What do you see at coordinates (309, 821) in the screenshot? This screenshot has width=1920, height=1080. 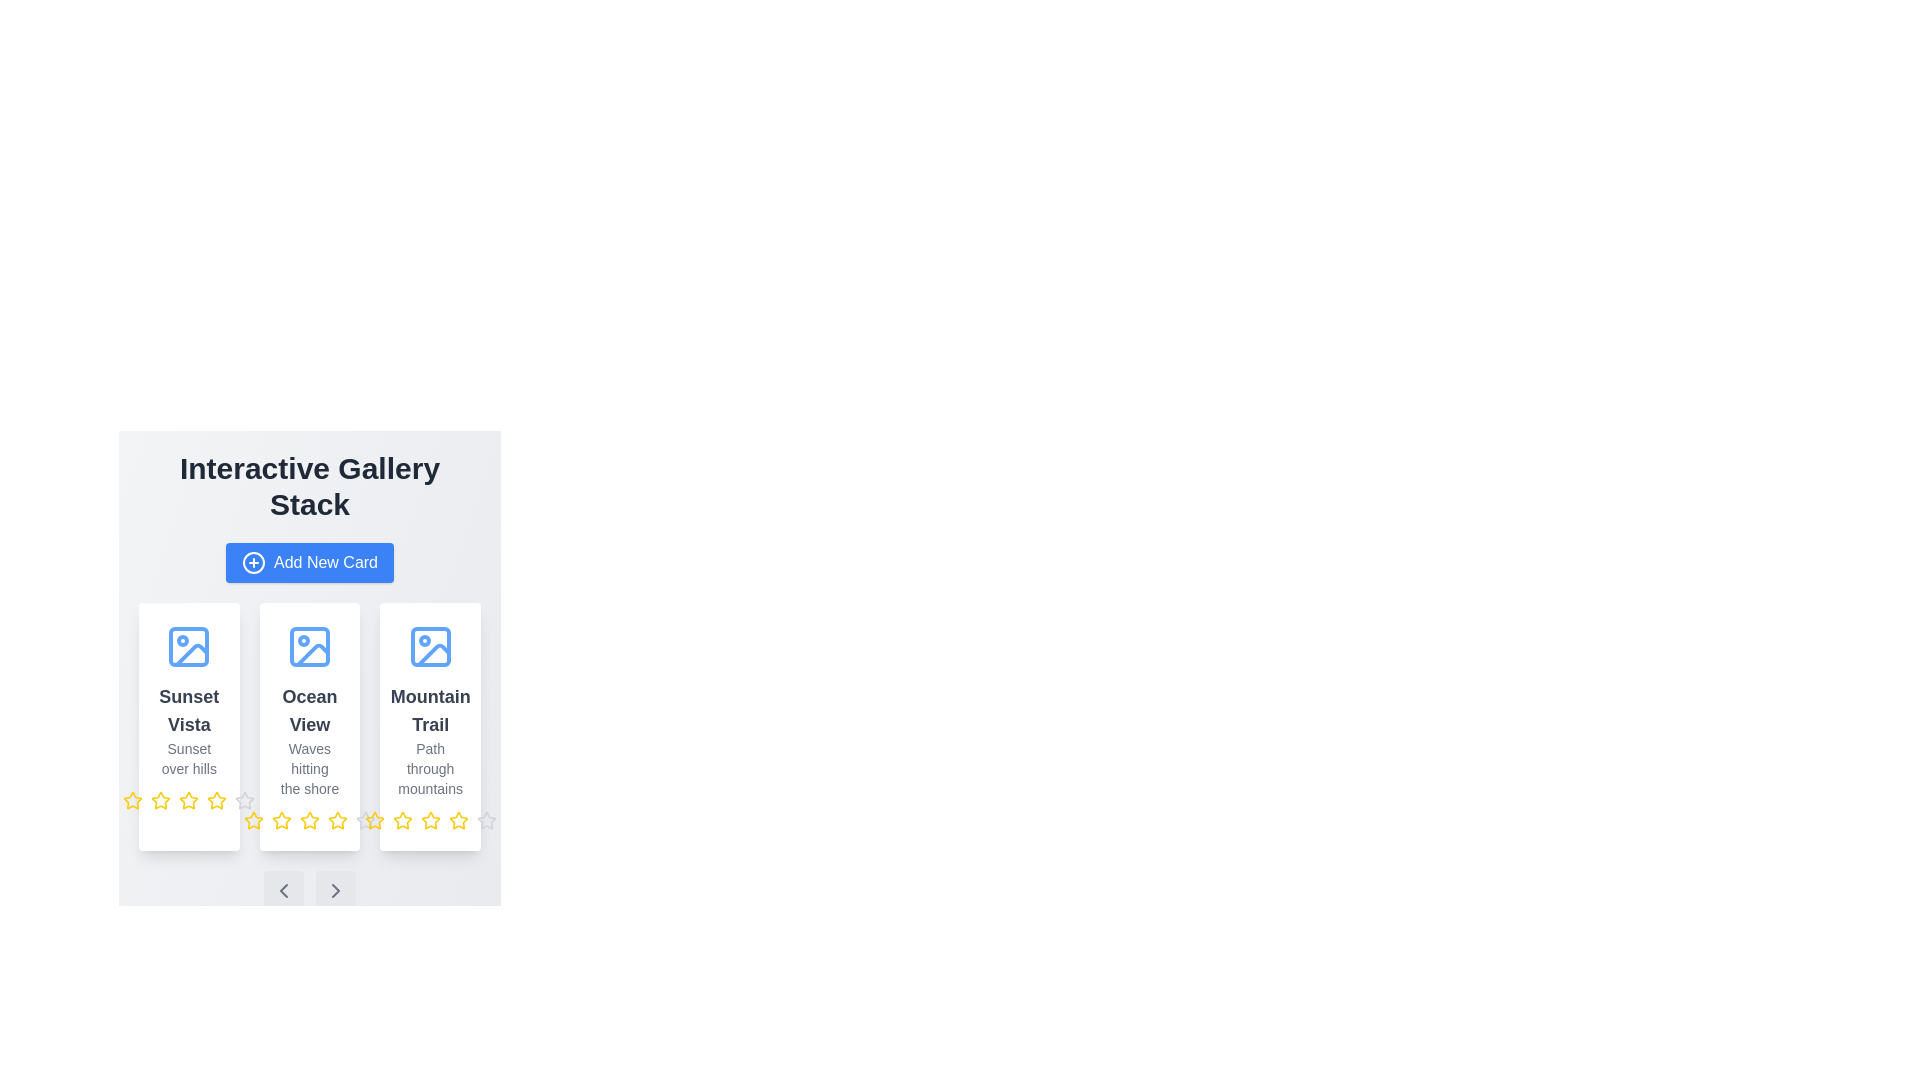 I see `the fourth star icon in the rating system below the 'Ocean View' card` at bounding box center [309, 821].